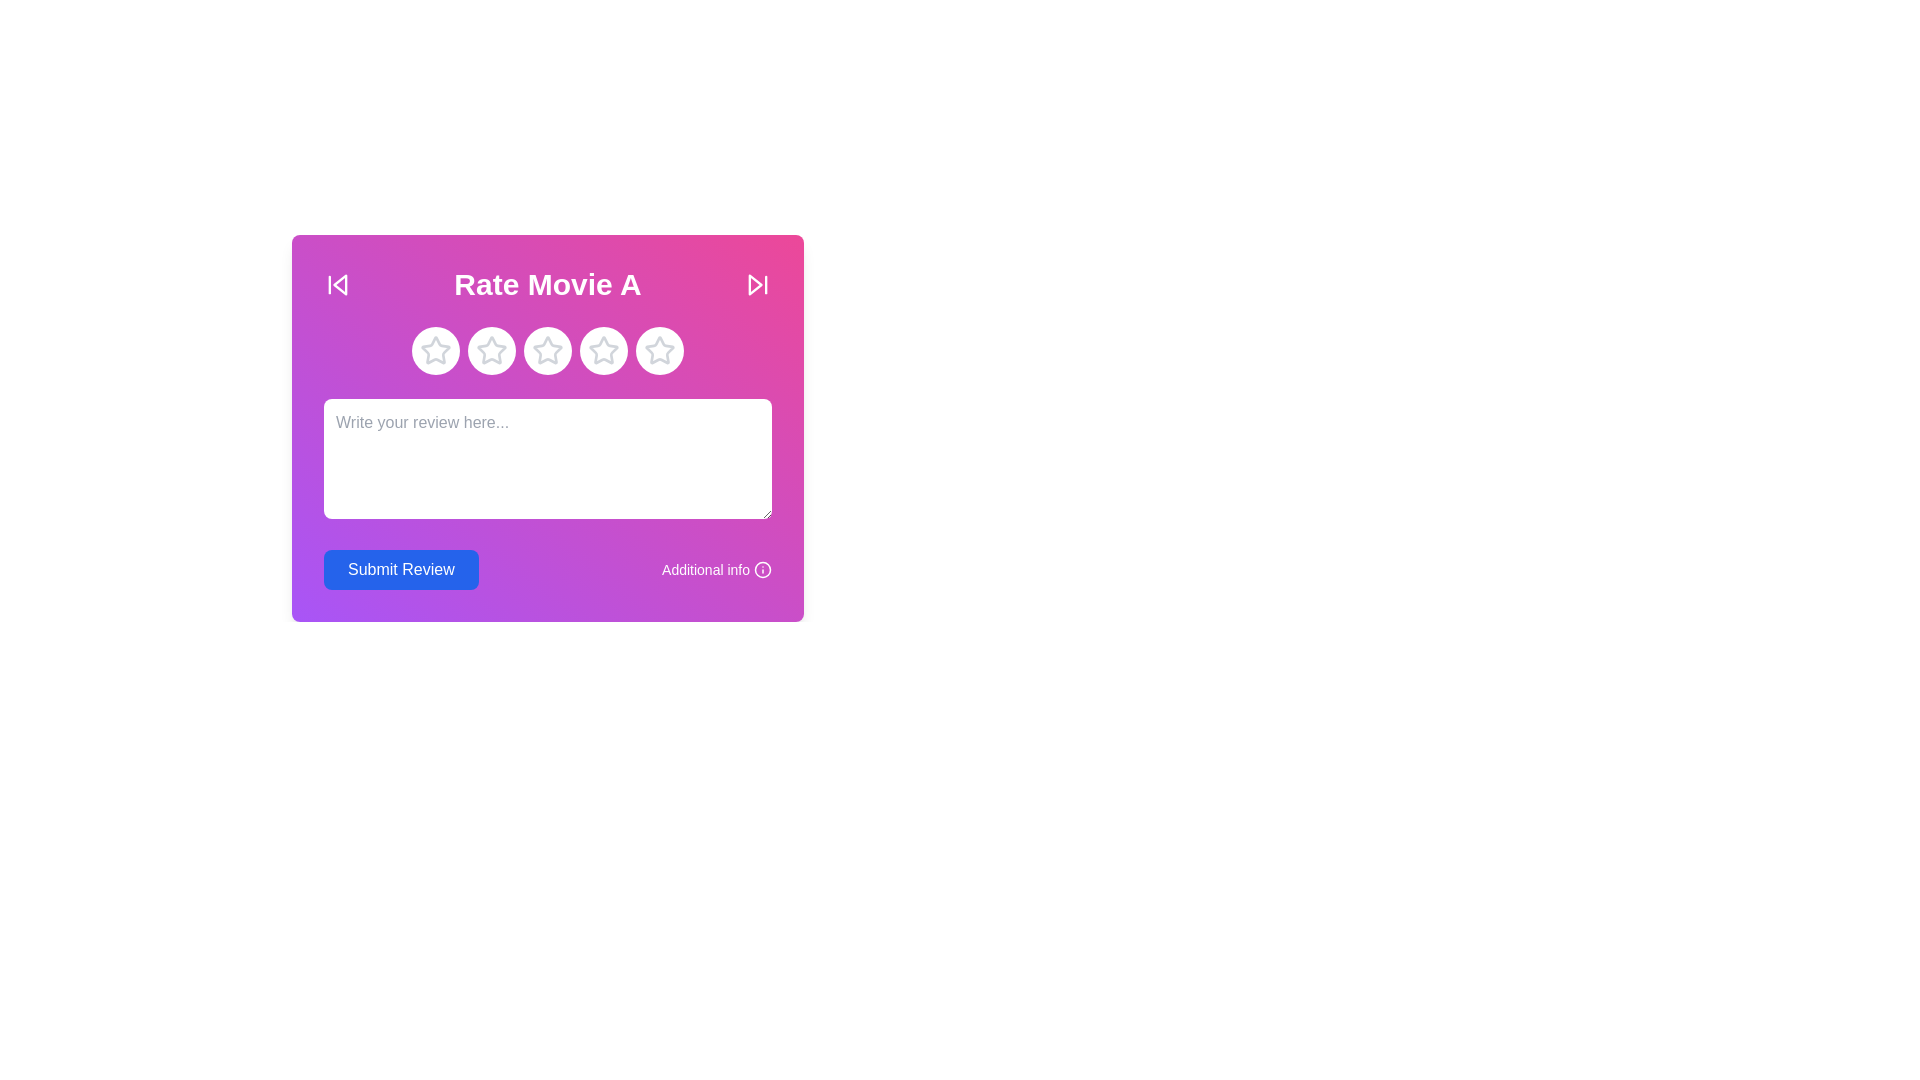 The width and height of the screenshot is (1920, 1080). What do you see at coordinates (547, 285) in the screenshot?
I see `the Text Label that serves as a header for the rating interface, located at the top center above the star icons` at bounding box center [547, 285].